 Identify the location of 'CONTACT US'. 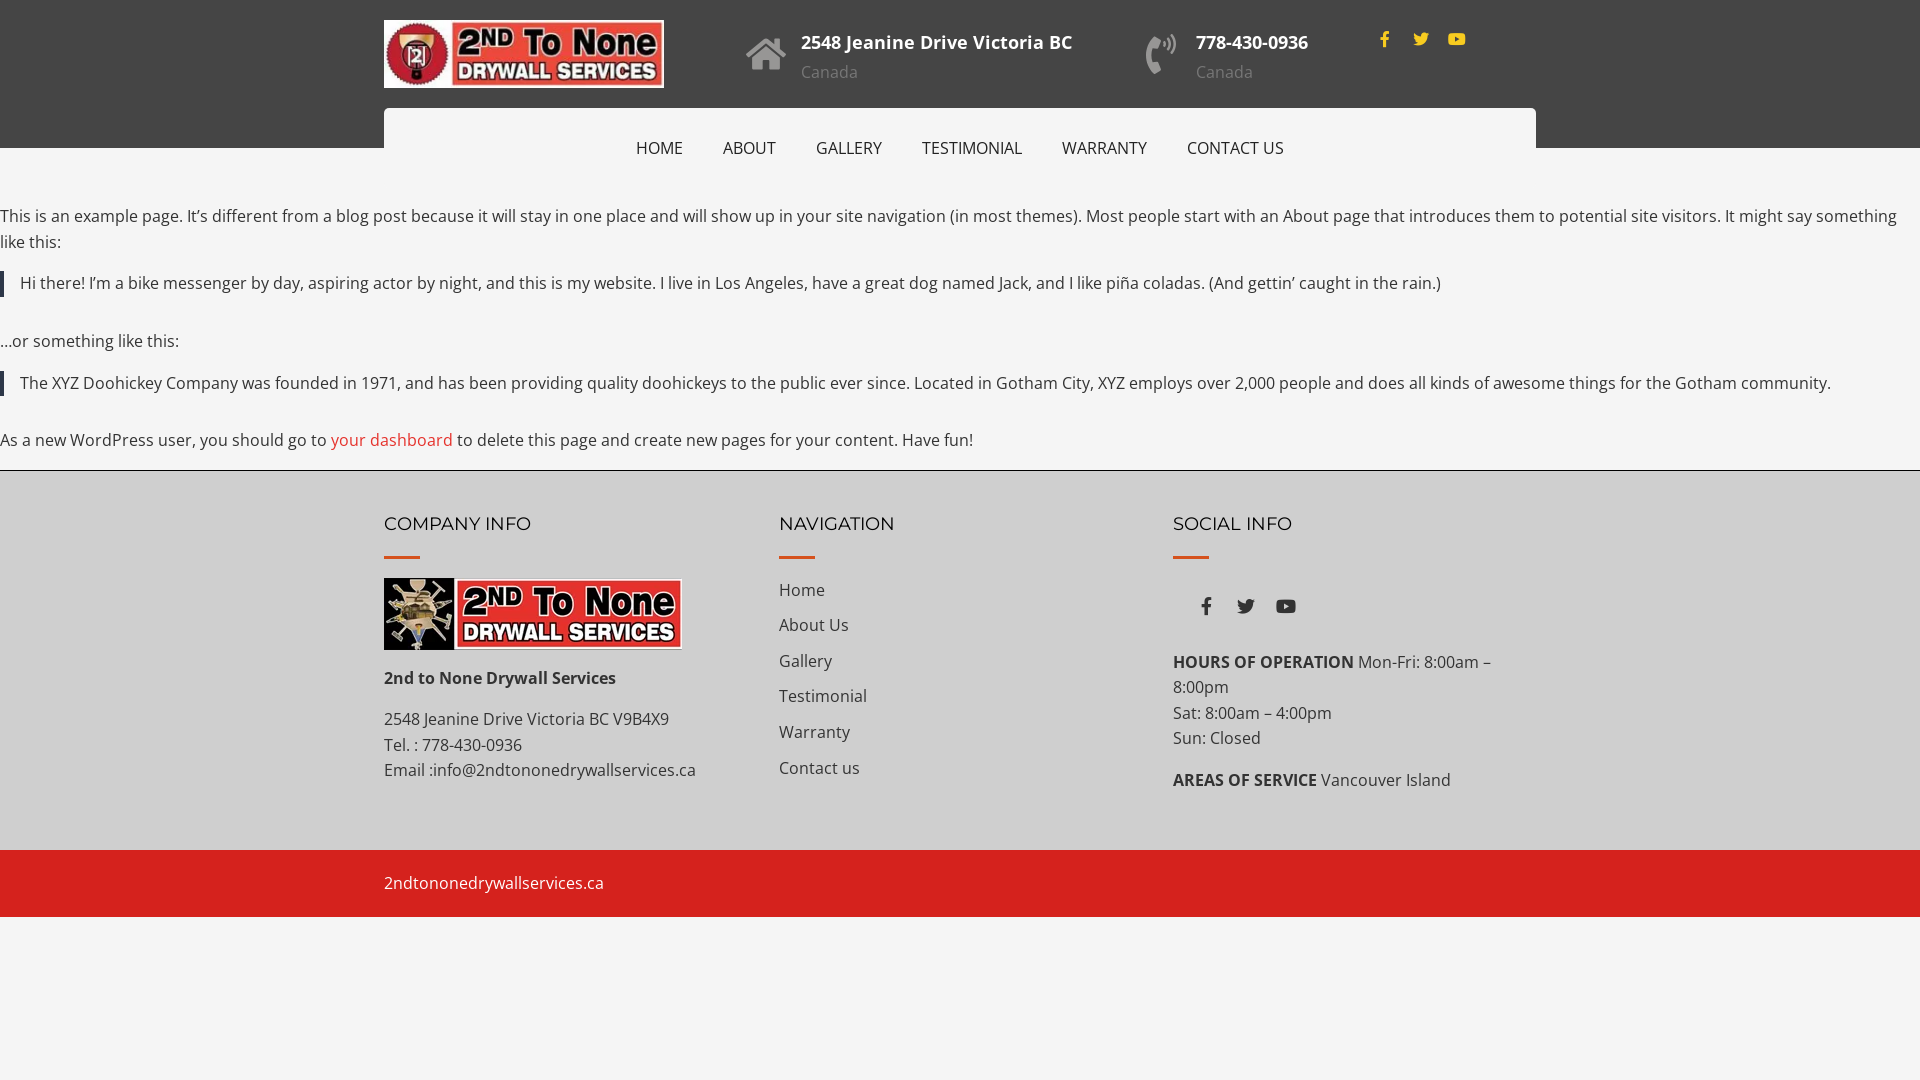
(1166, 146).